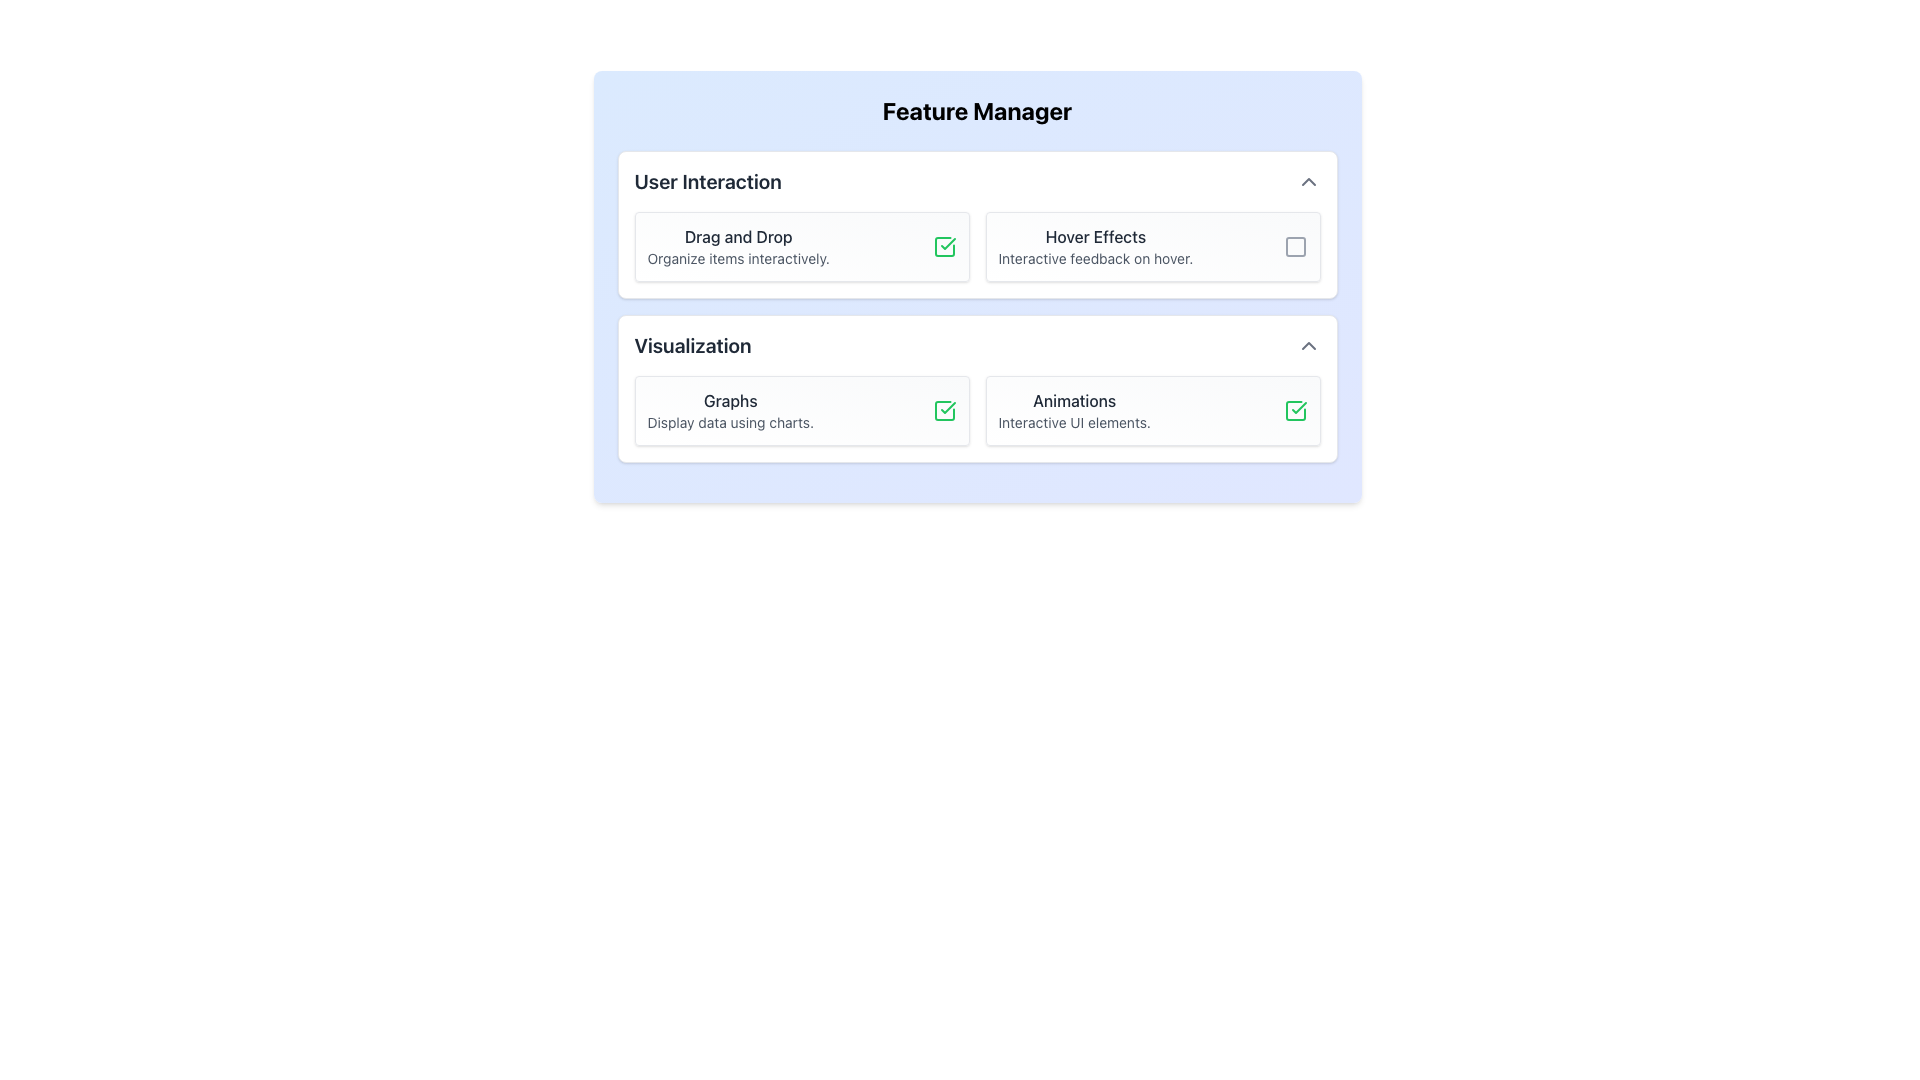  What do you see at coordinates (977, 389) in the screenshot?
I see `information from the 'Visualization' feature group panel located below 'User Interaction' in the 'Feature Manager'` at bounding box center [977, 389].